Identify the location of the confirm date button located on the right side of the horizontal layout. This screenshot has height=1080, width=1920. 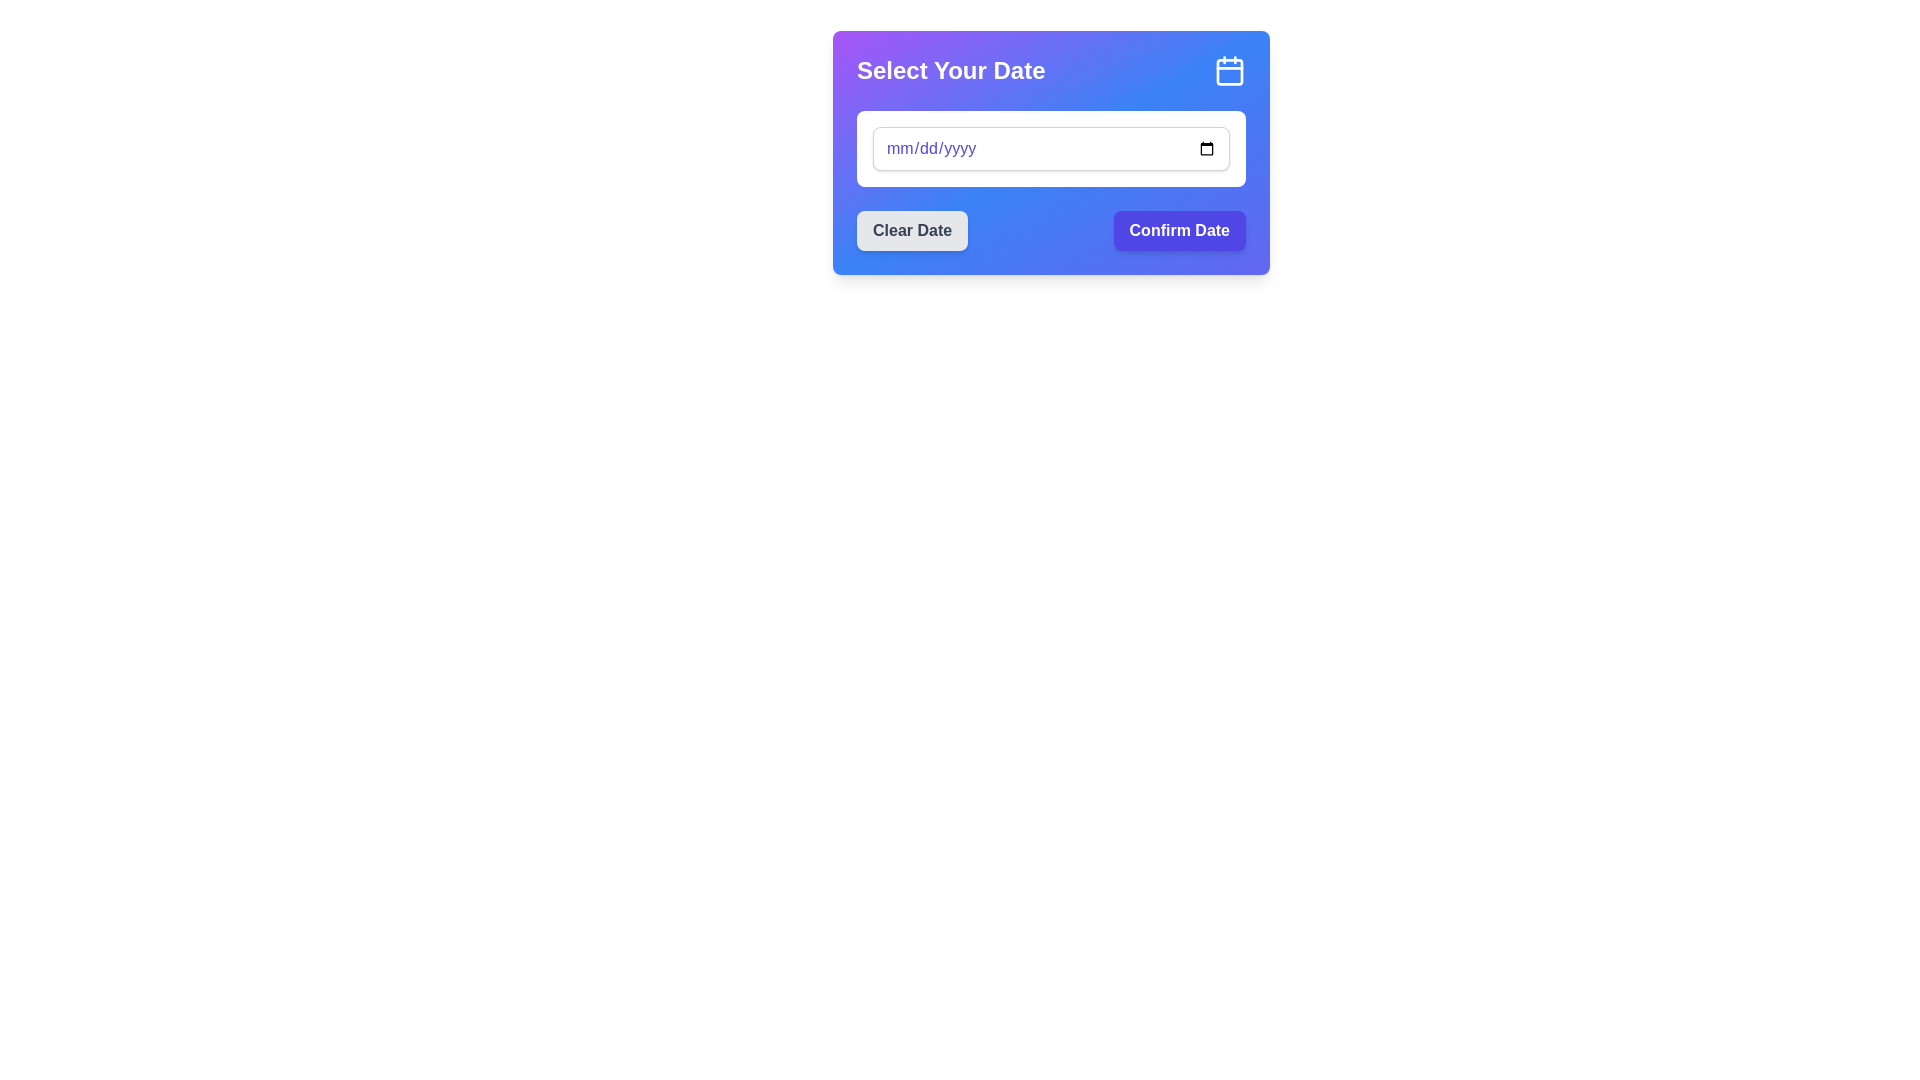
(1179, 230).